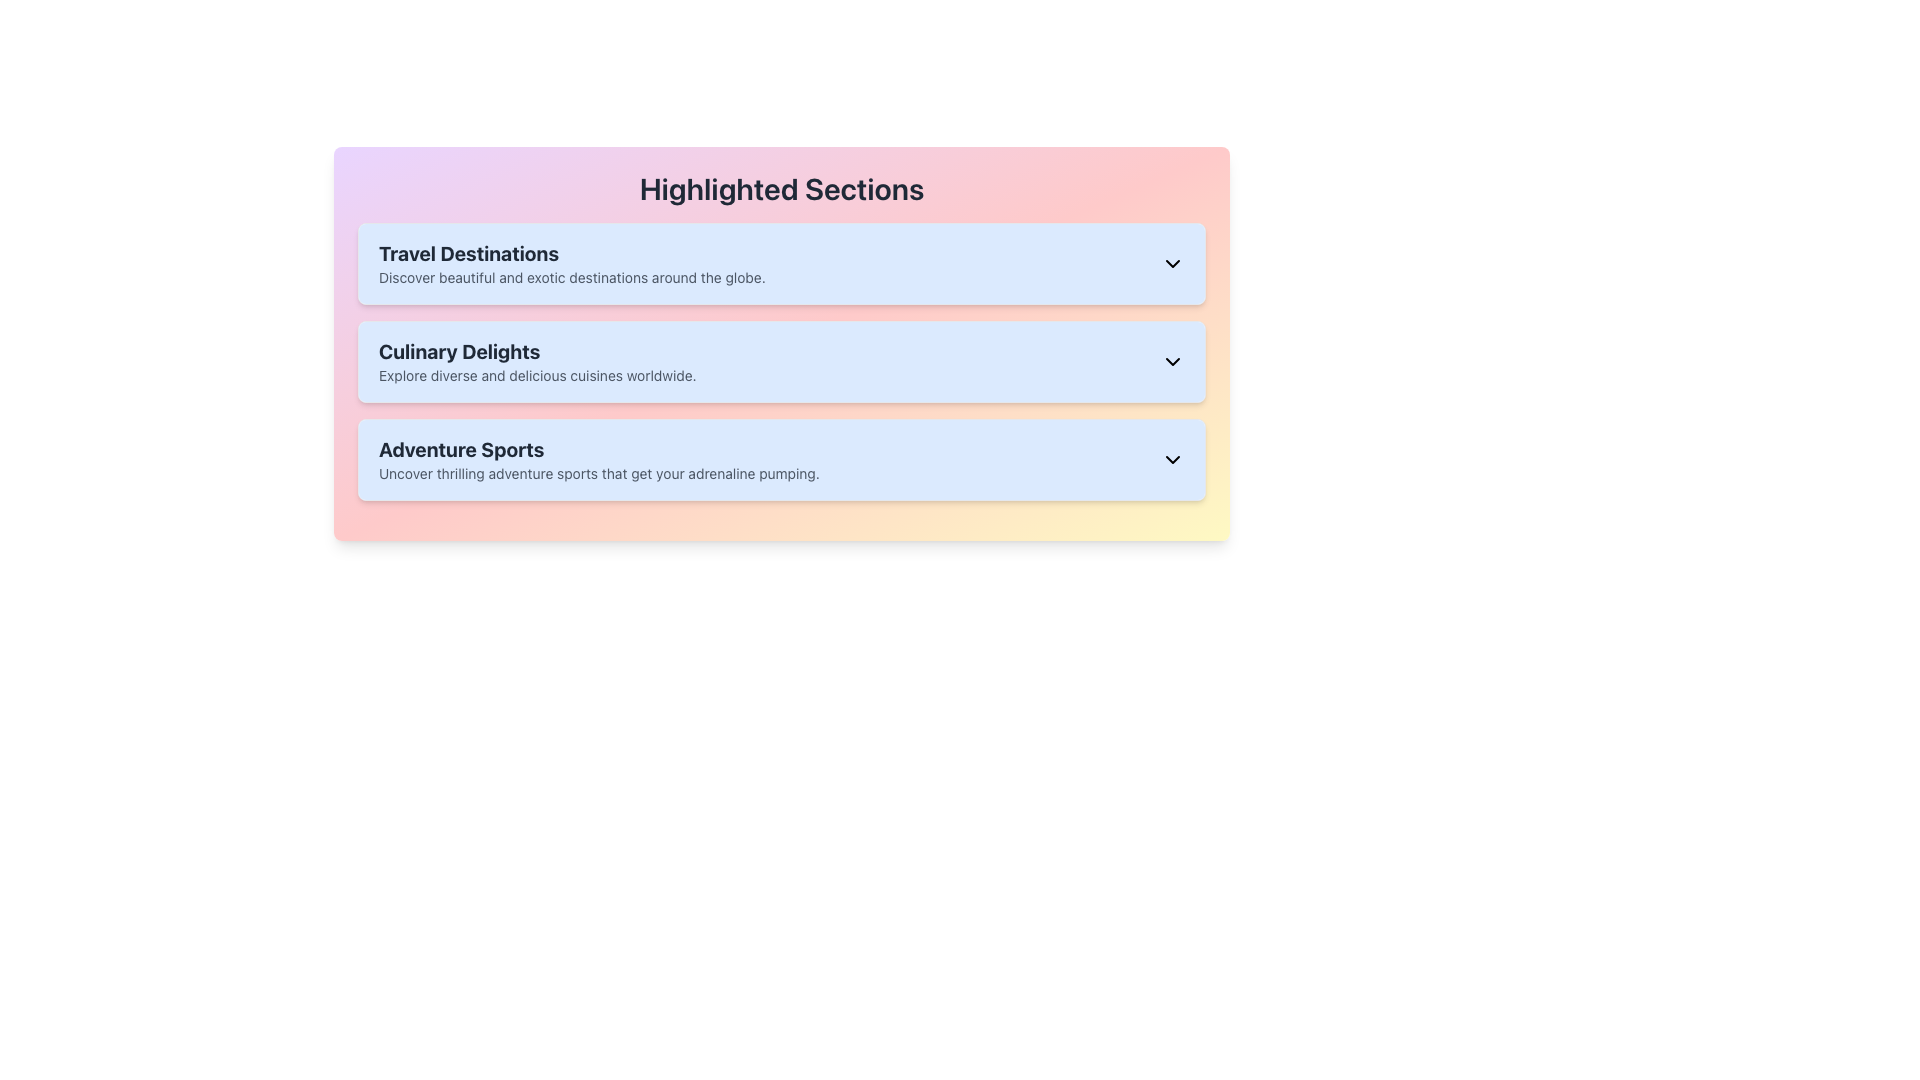 This screenshot has height=1080, width=1920. What do you see at coordinates (537, 350) in the screenshot?
I see `the Text label that serves as a title for the culinary section, located beneath 'Highlighted Sections' and above 'Explore diverse and delicious cuisines worldwide.'` at bounding box center [537, 350].